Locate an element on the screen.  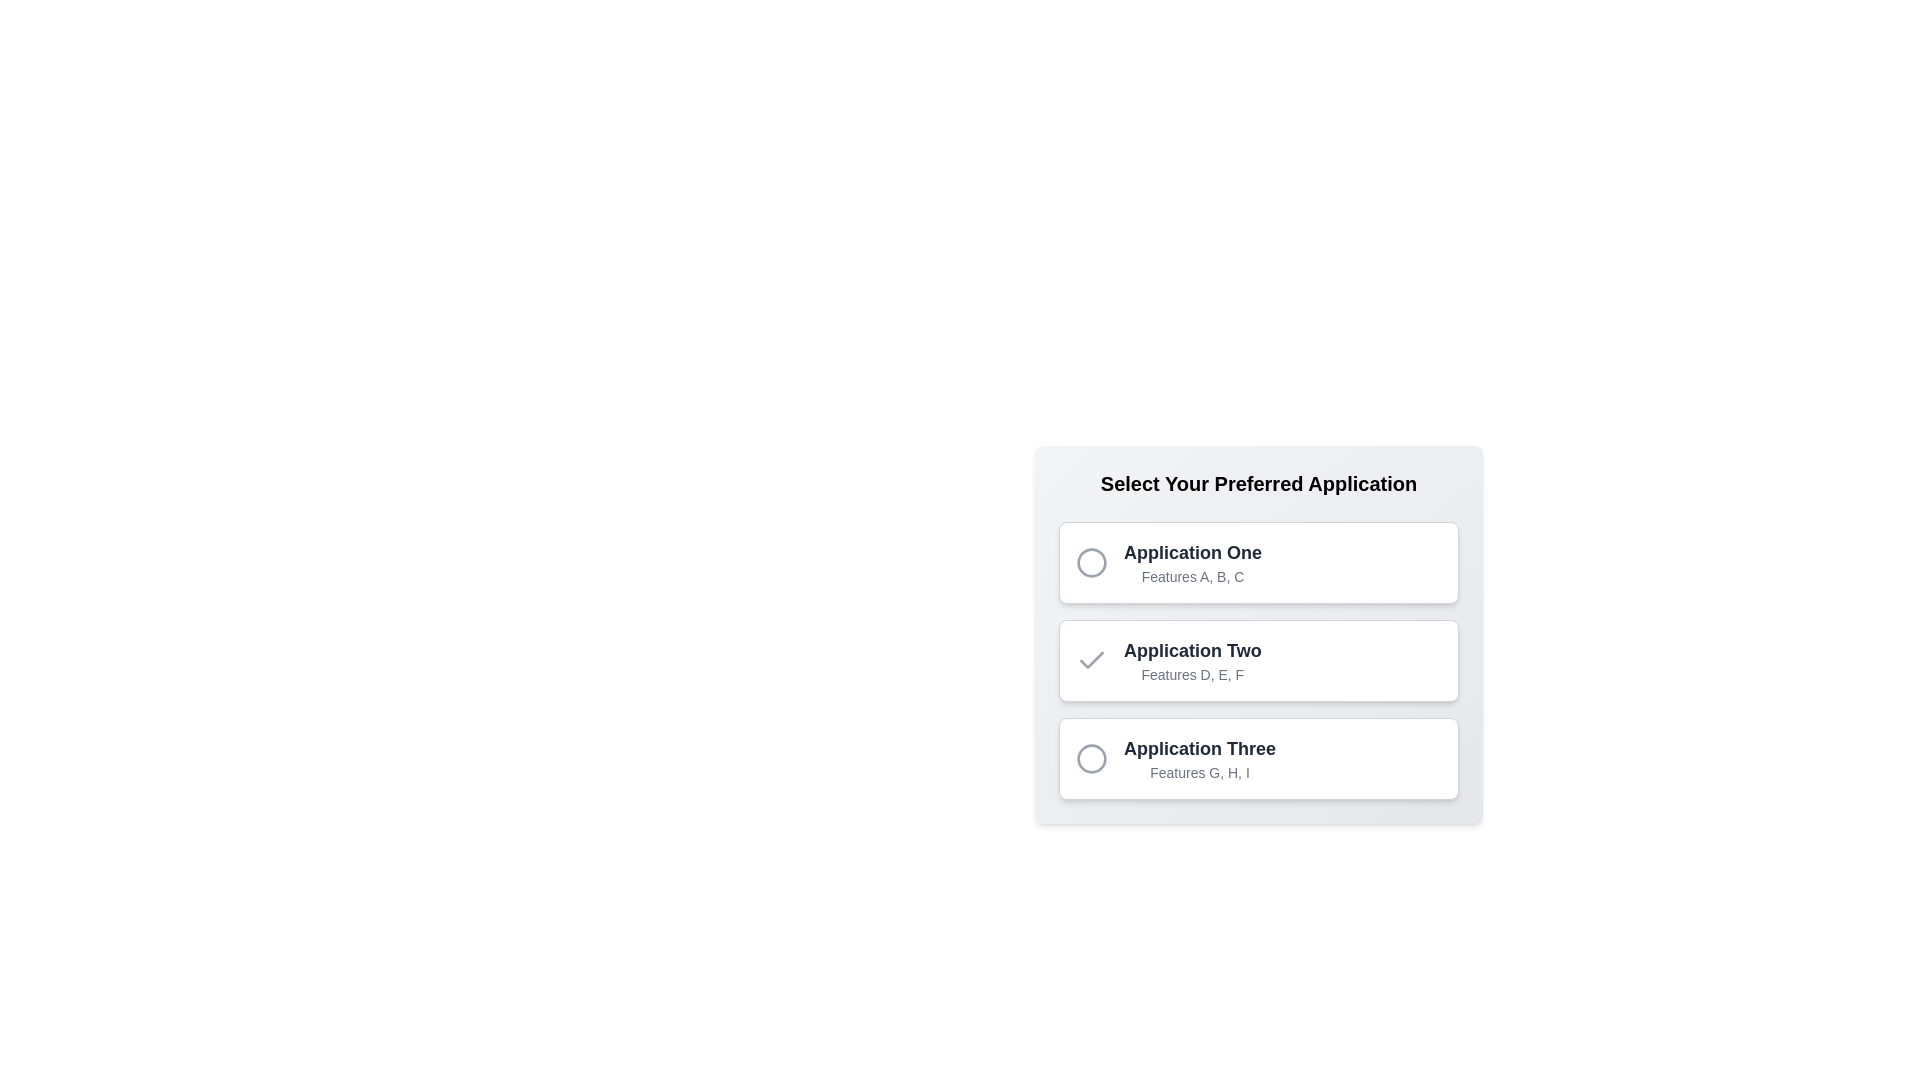
the thin border circular SVG graphic located to the left of the 'Application One' entry in the preferences selection list is located at coordinates (1090, 563).